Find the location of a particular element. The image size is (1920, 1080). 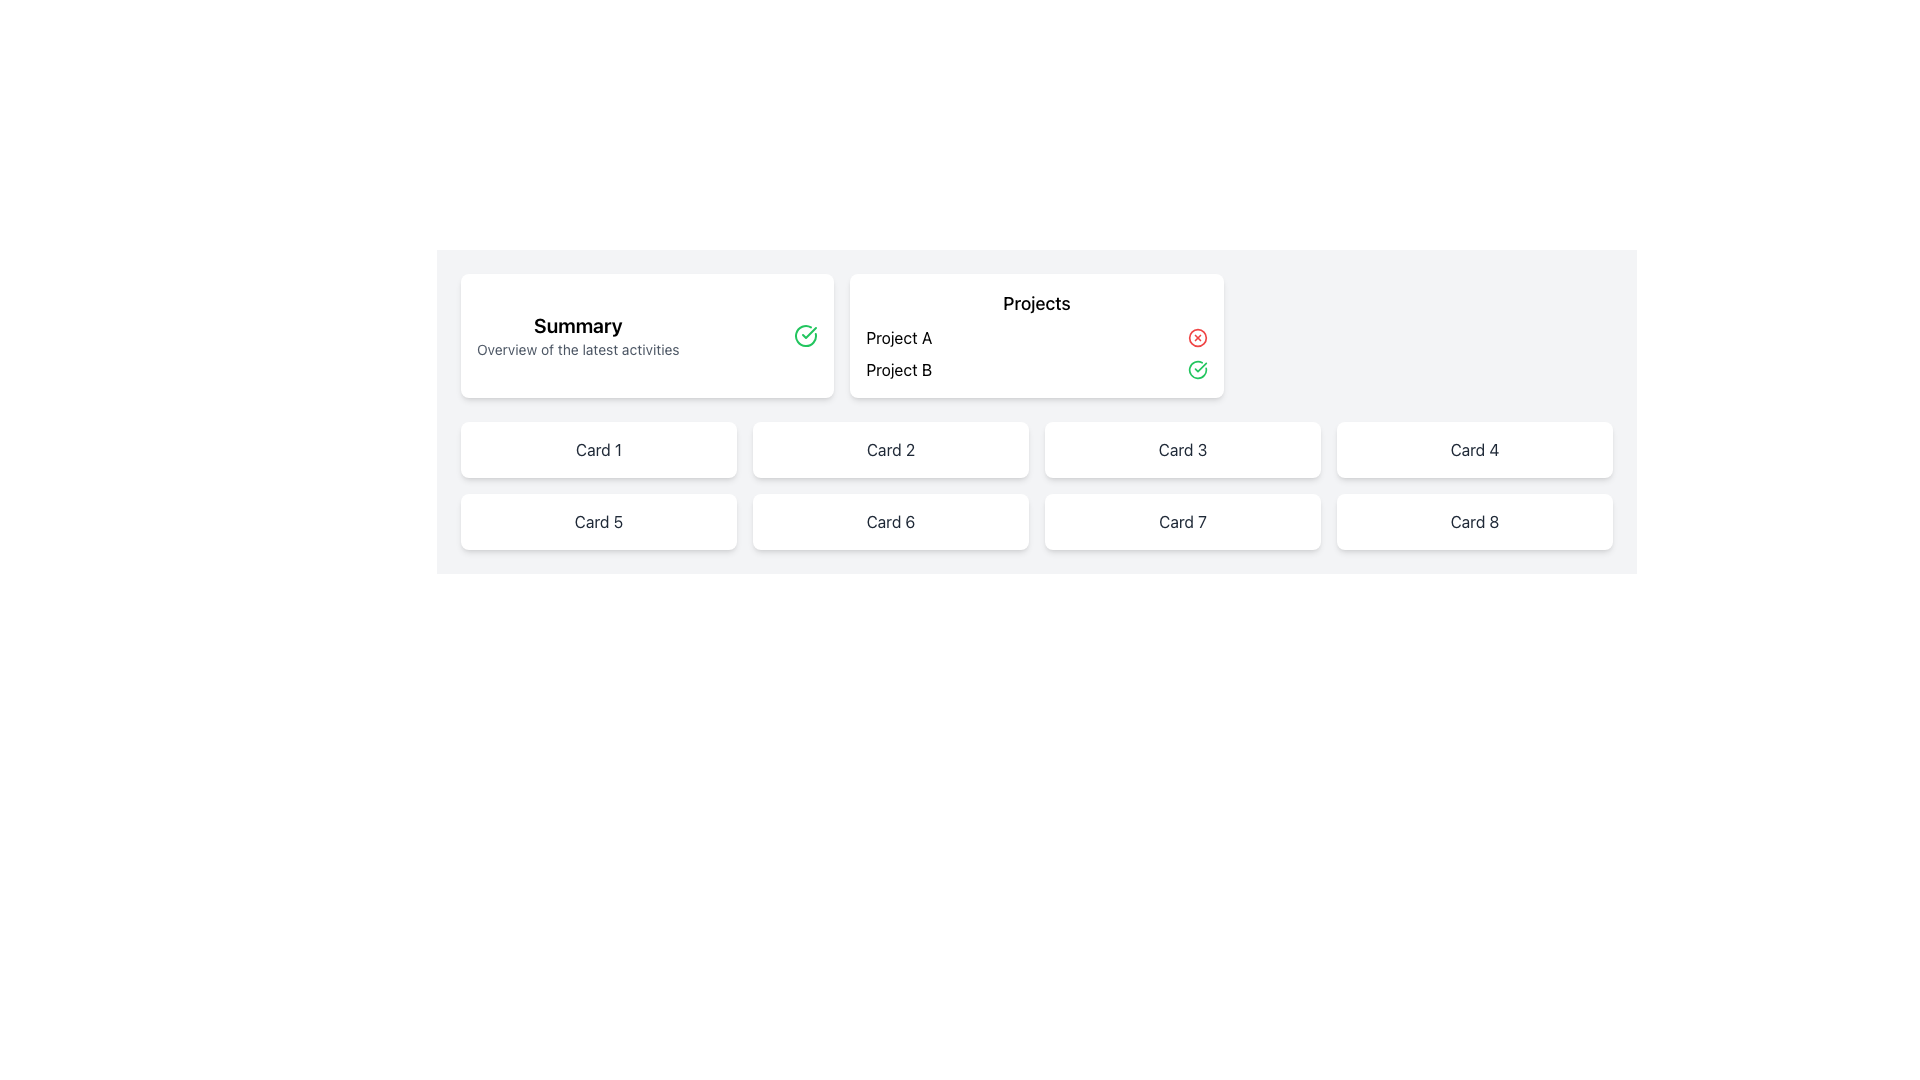

the first card in the grid layout is located at coordinates (598, 450).